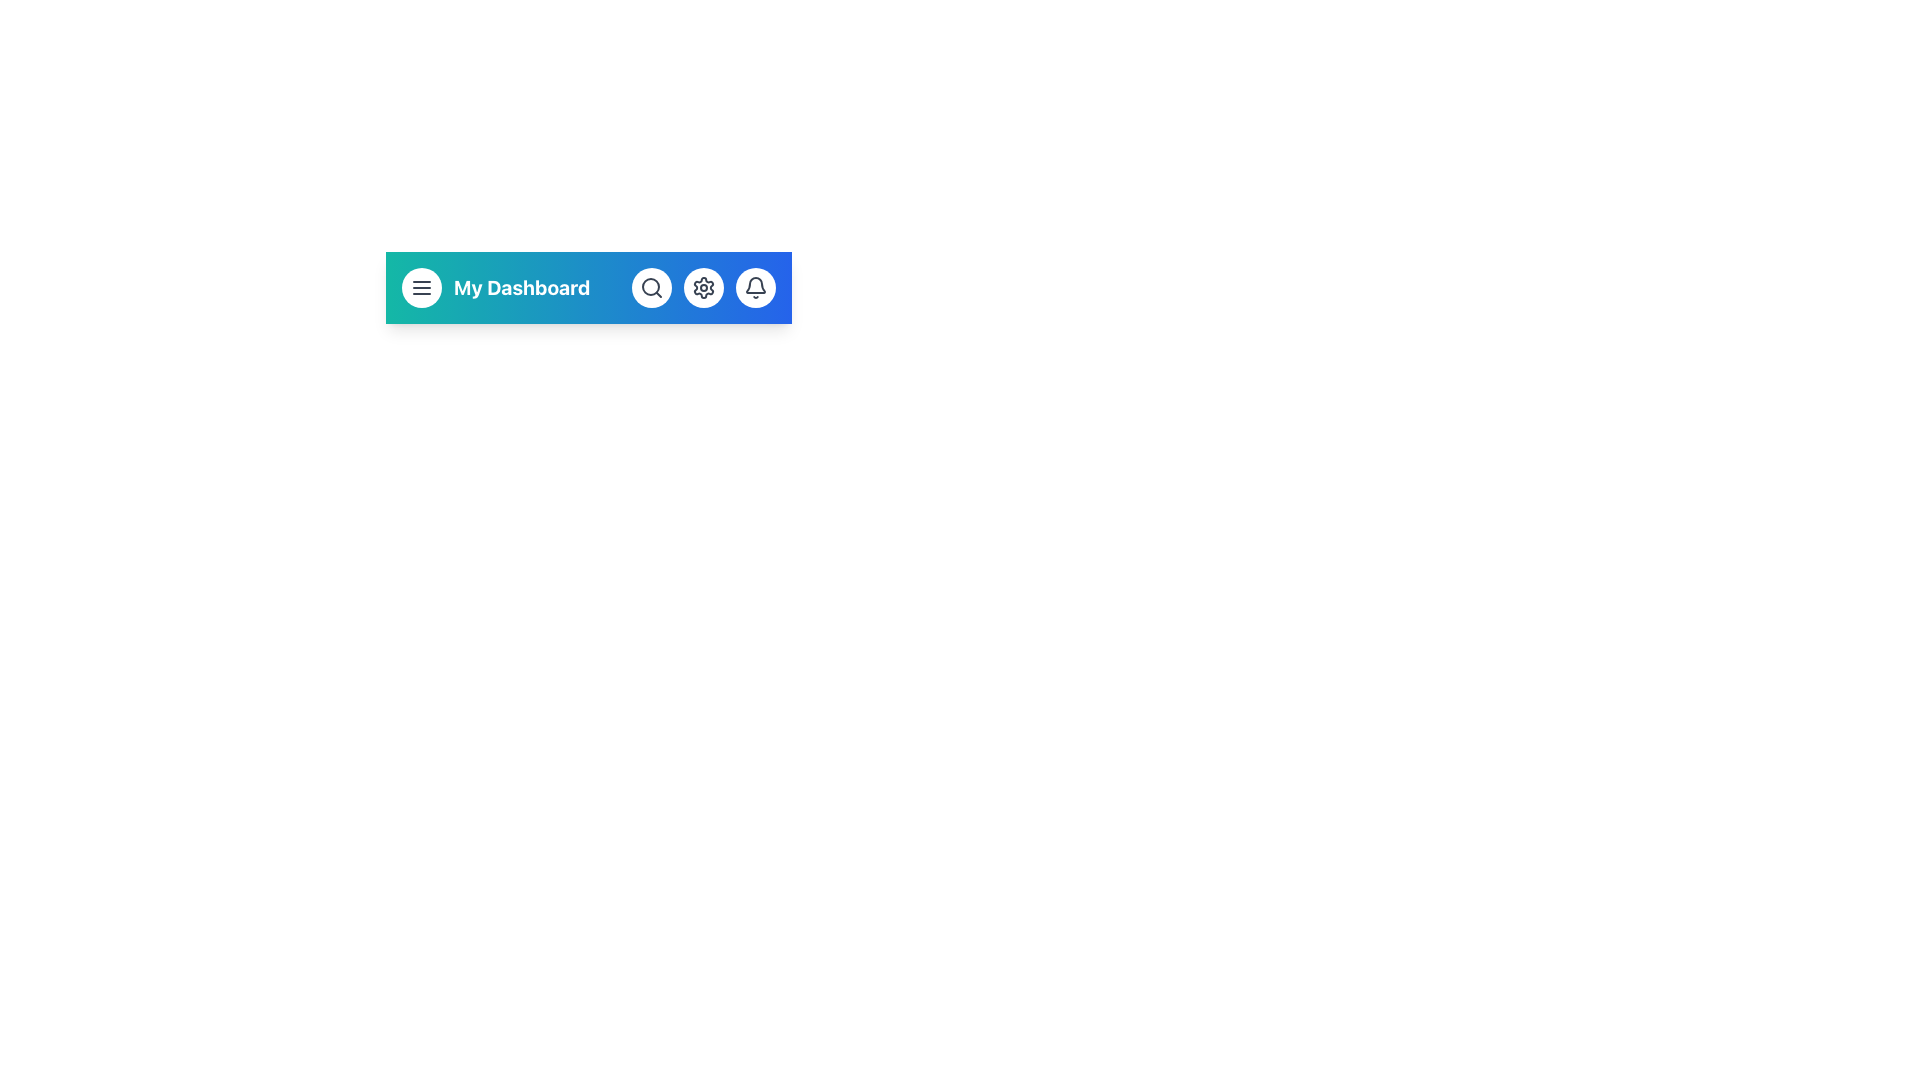  What do you see at coordinates (704, 288) in the screenshot?
I see `the gear/settings icon located in the navigation bar, positioned between the search icon on the left and the notification bell icon on the right` at bounding box center [704, 288].